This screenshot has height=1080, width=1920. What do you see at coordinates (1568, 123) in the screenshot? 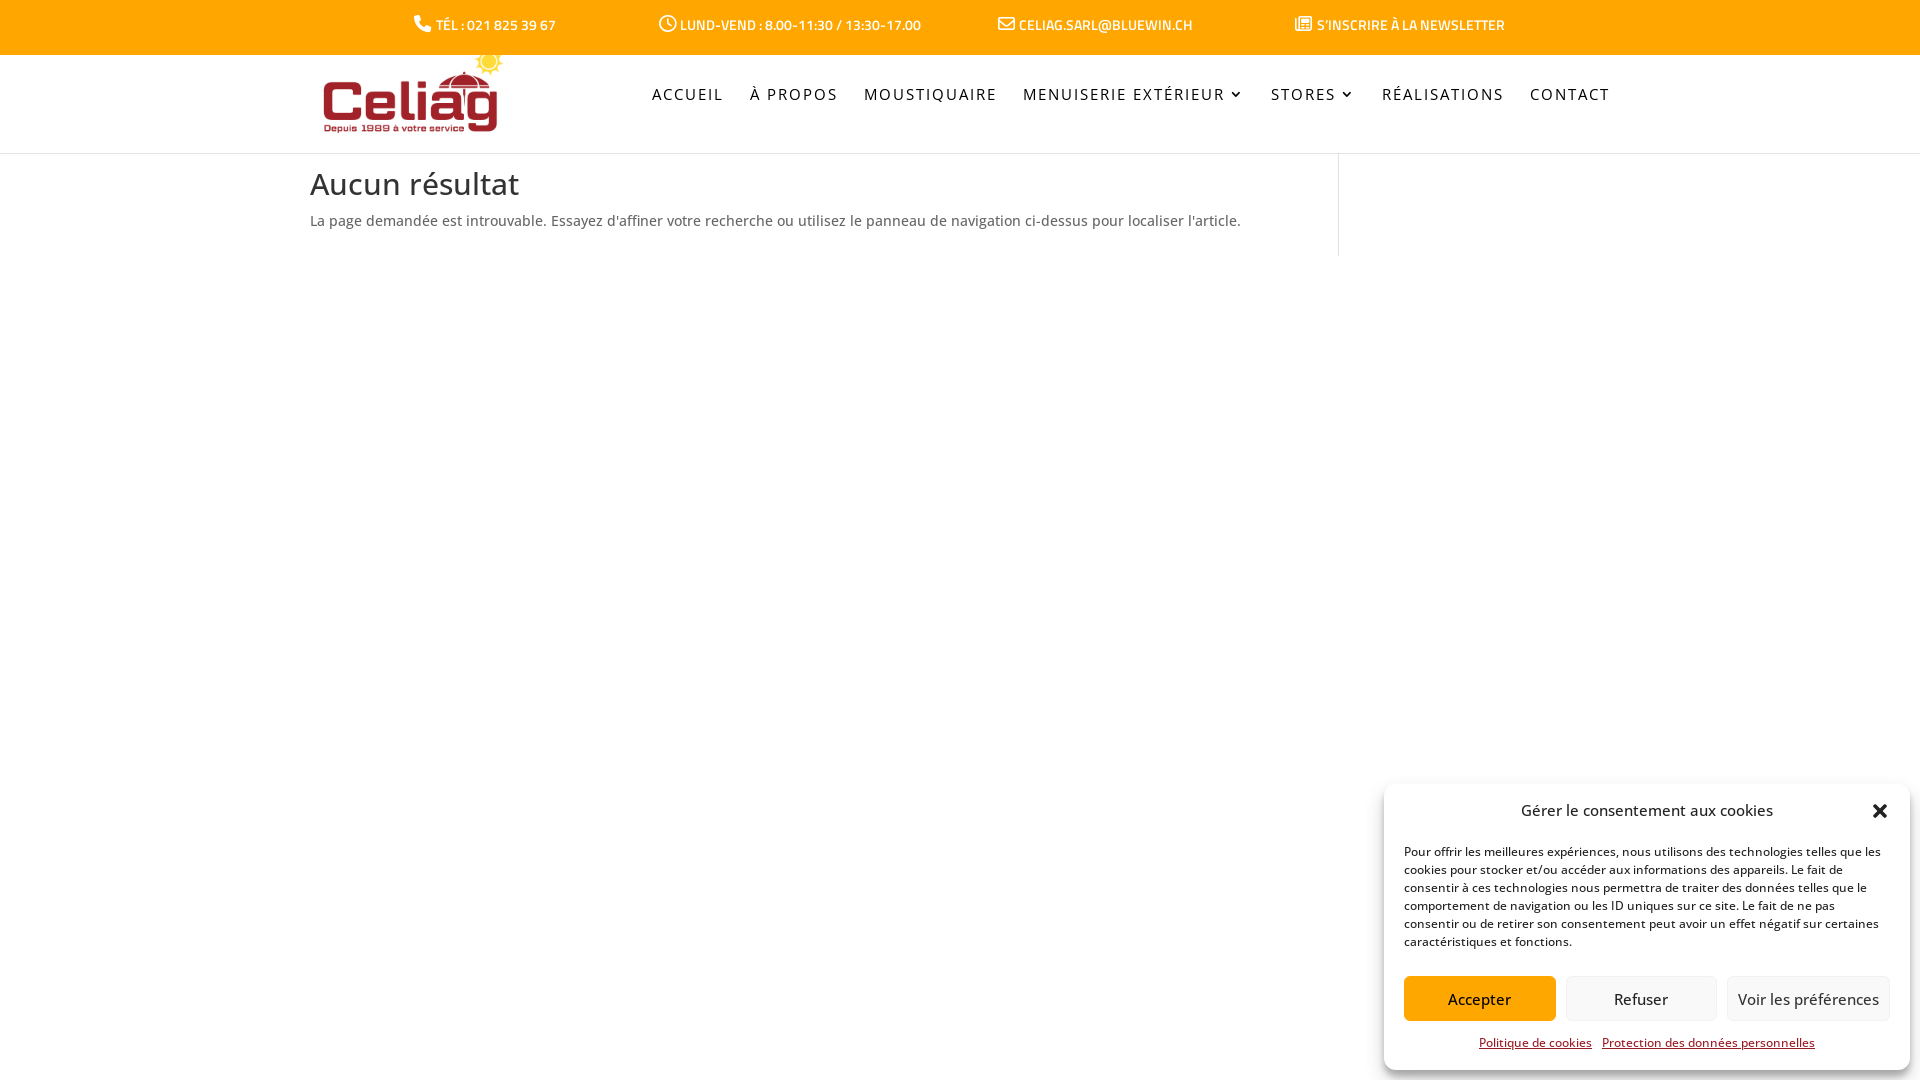
I see `'CONTACT'` at bounding box center [1568, 123].